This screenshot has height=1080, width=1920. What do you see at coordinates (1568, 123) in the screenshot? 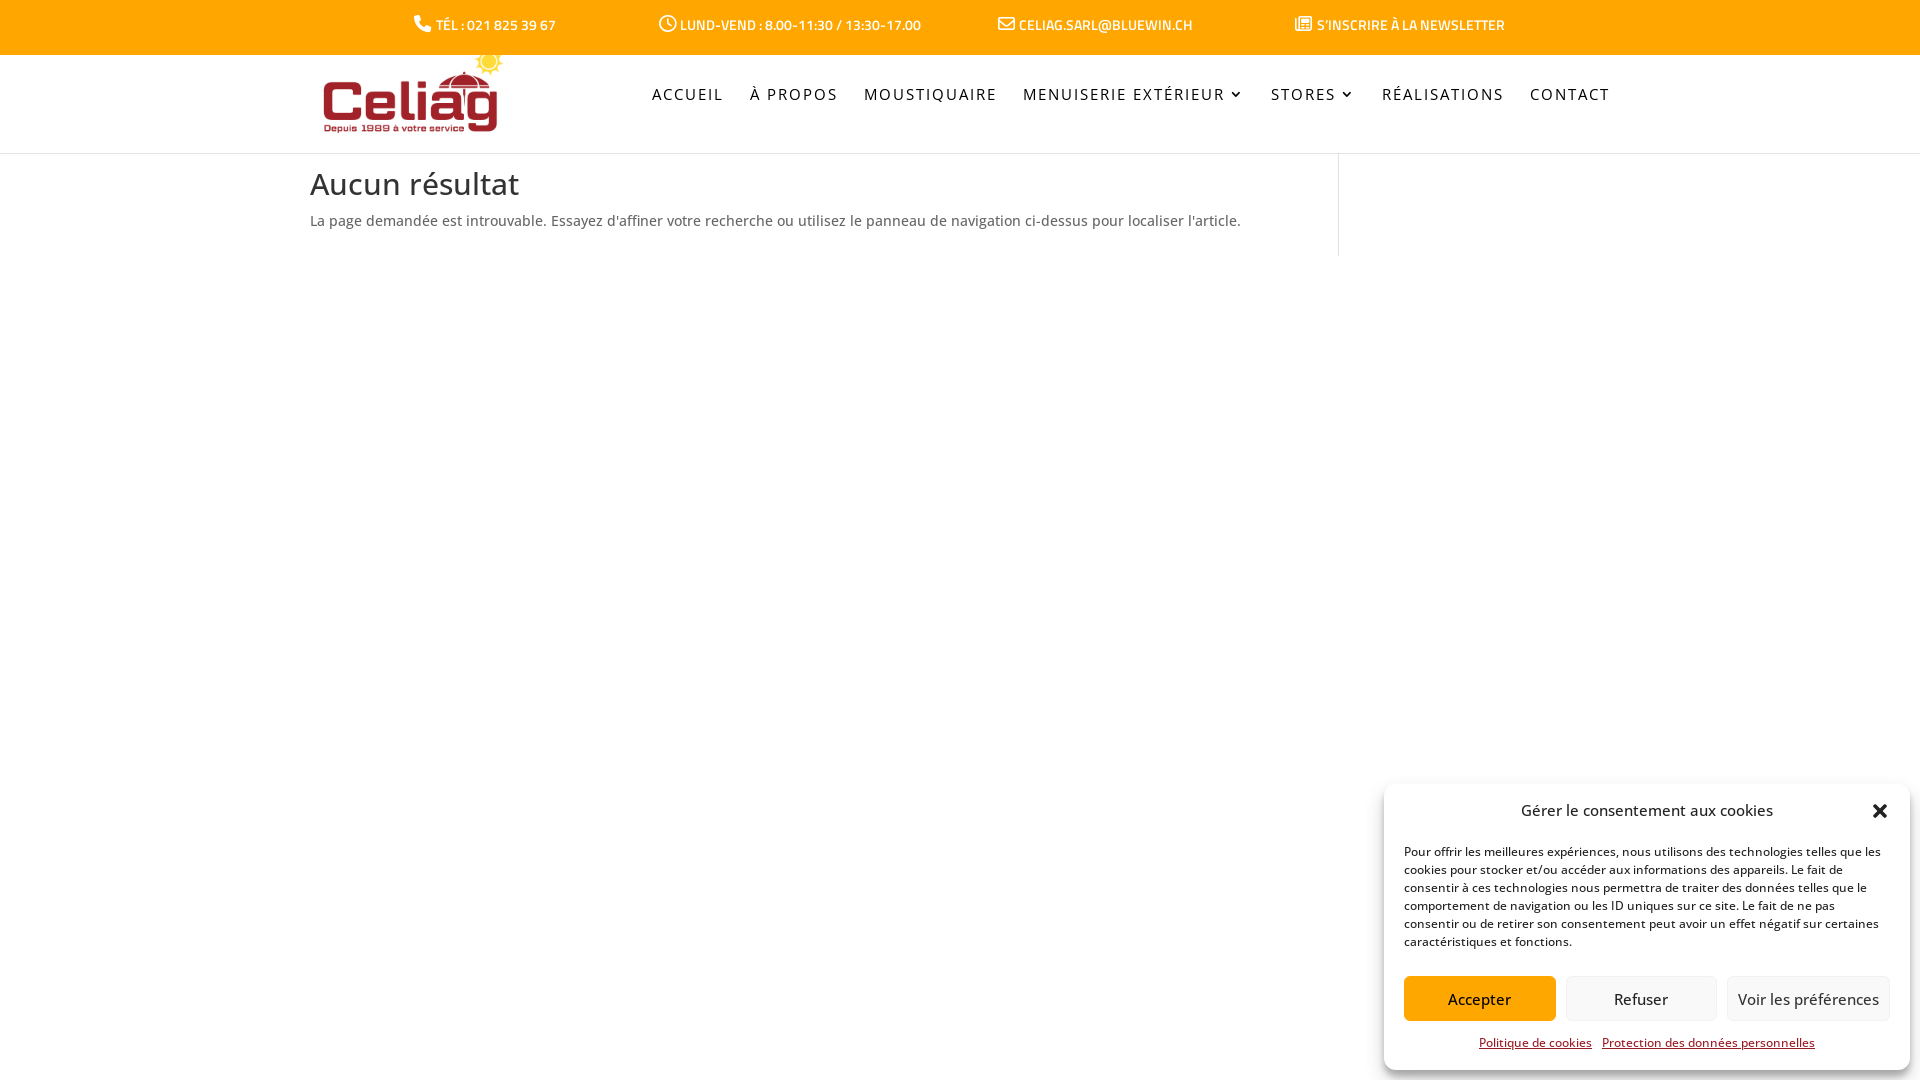
I see `'CONTACT'` at bounding box center [1568, 123].